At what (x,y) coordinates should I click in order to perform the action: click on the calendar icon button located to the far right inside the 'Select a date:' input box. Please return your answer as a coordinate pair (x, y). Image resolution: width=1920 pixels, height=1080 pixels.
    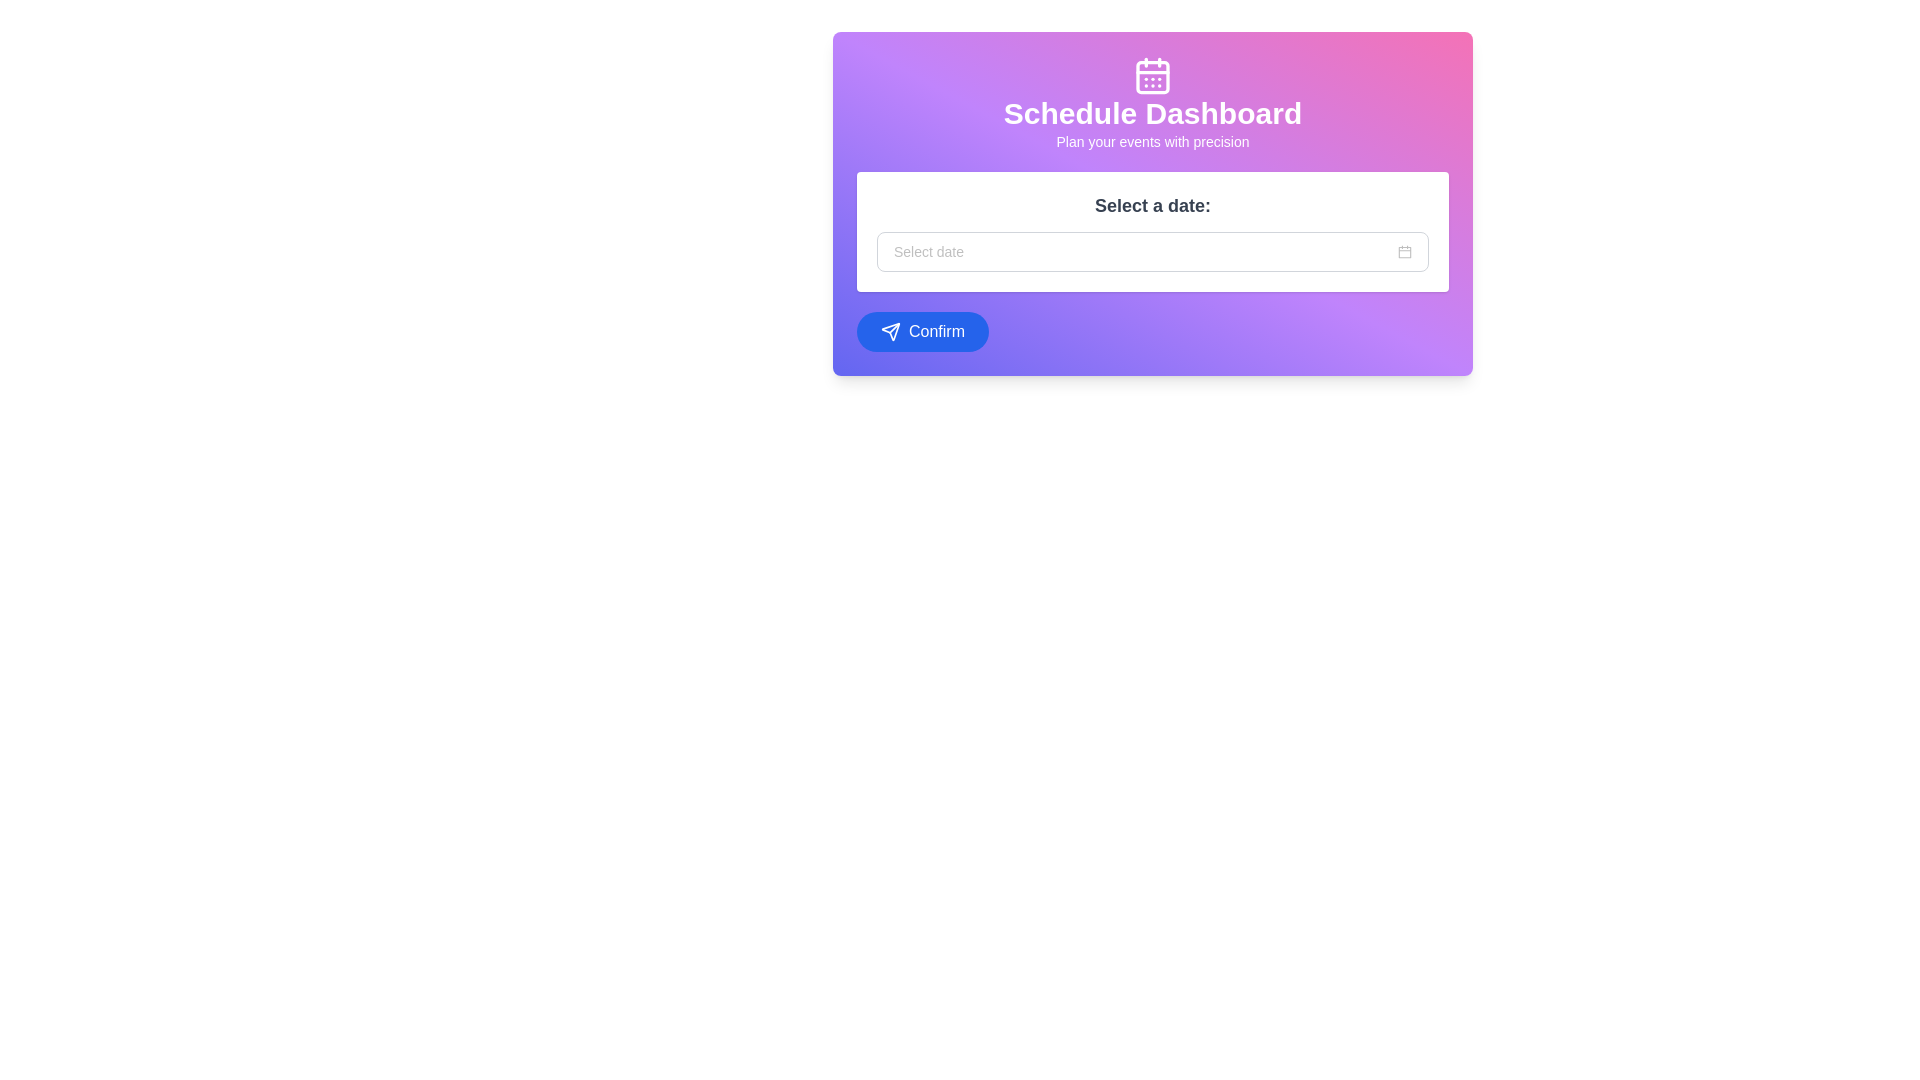
    Looking at the image, I should click on (1404, 250).